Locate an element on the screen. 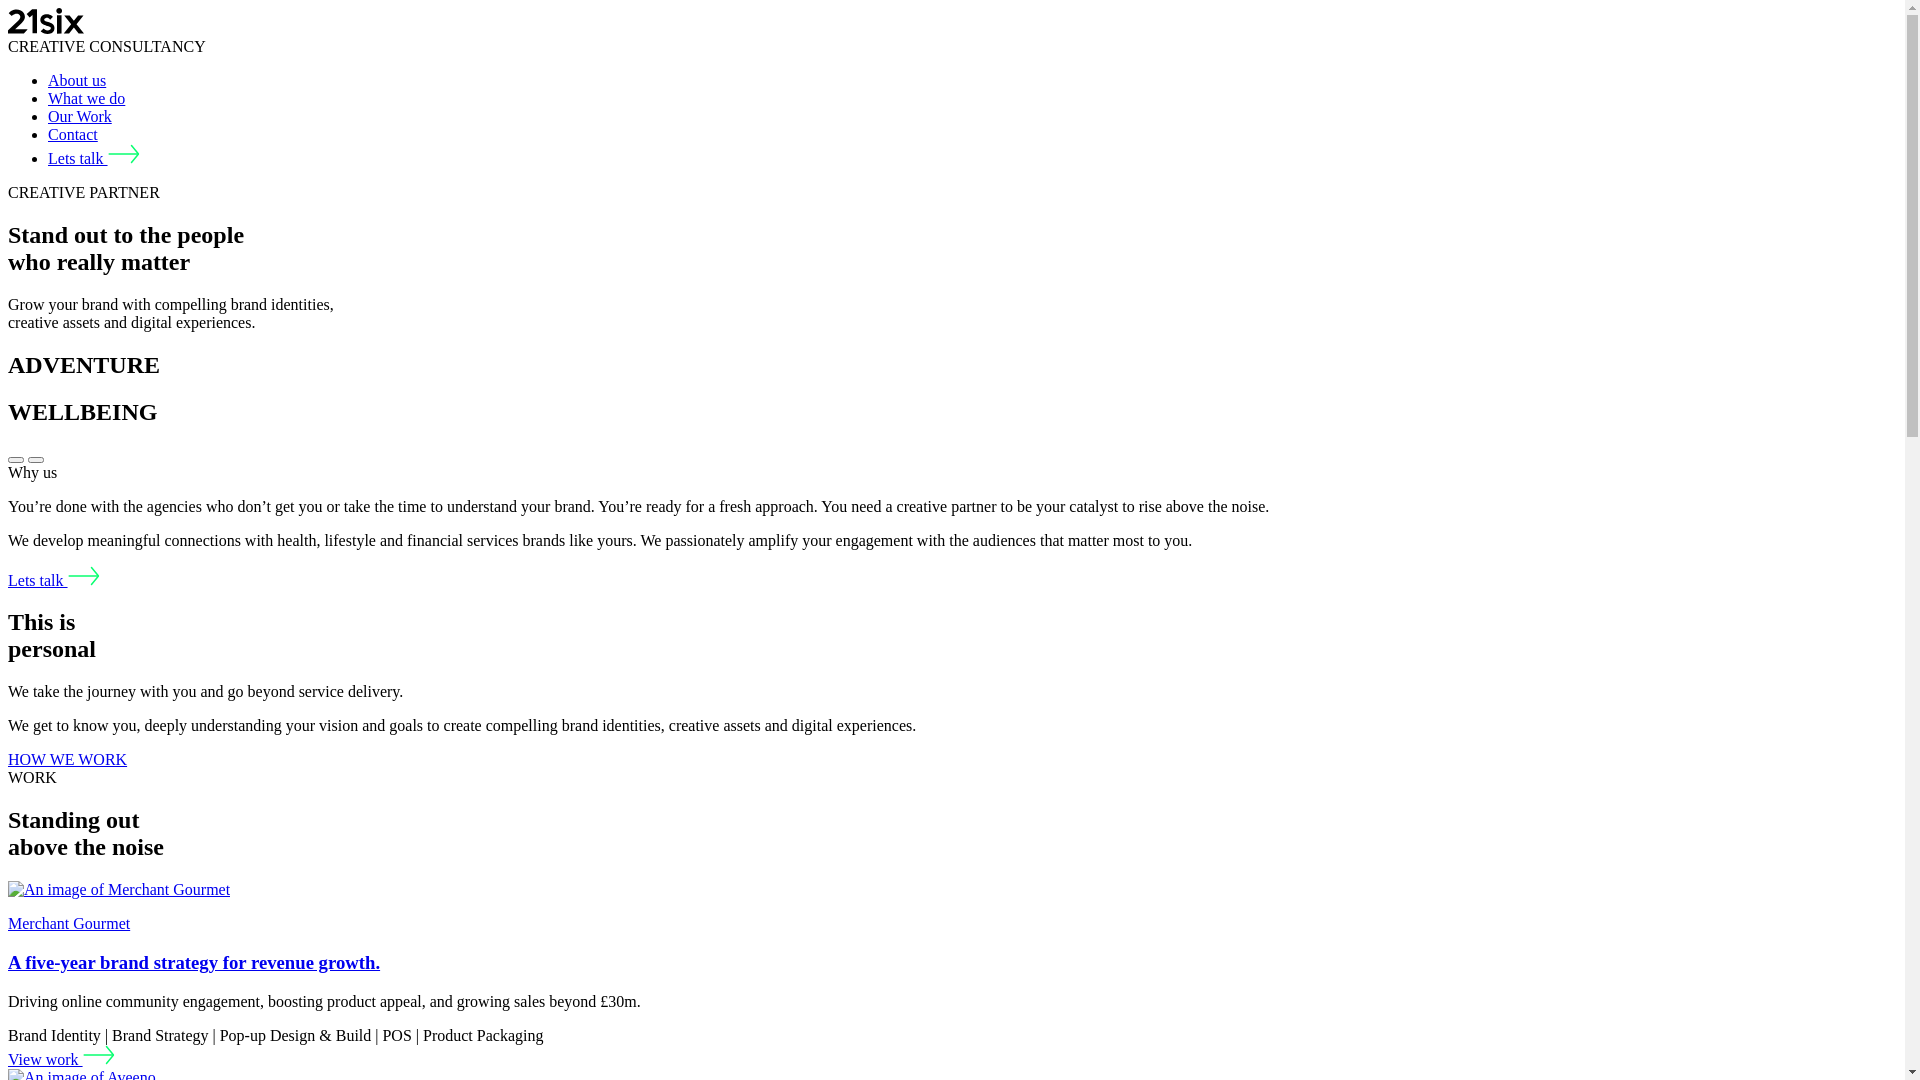 The height and width of the screenshot is (1080, 1920). 'Merchant Gourmet' is located at coordinates (118, 889).